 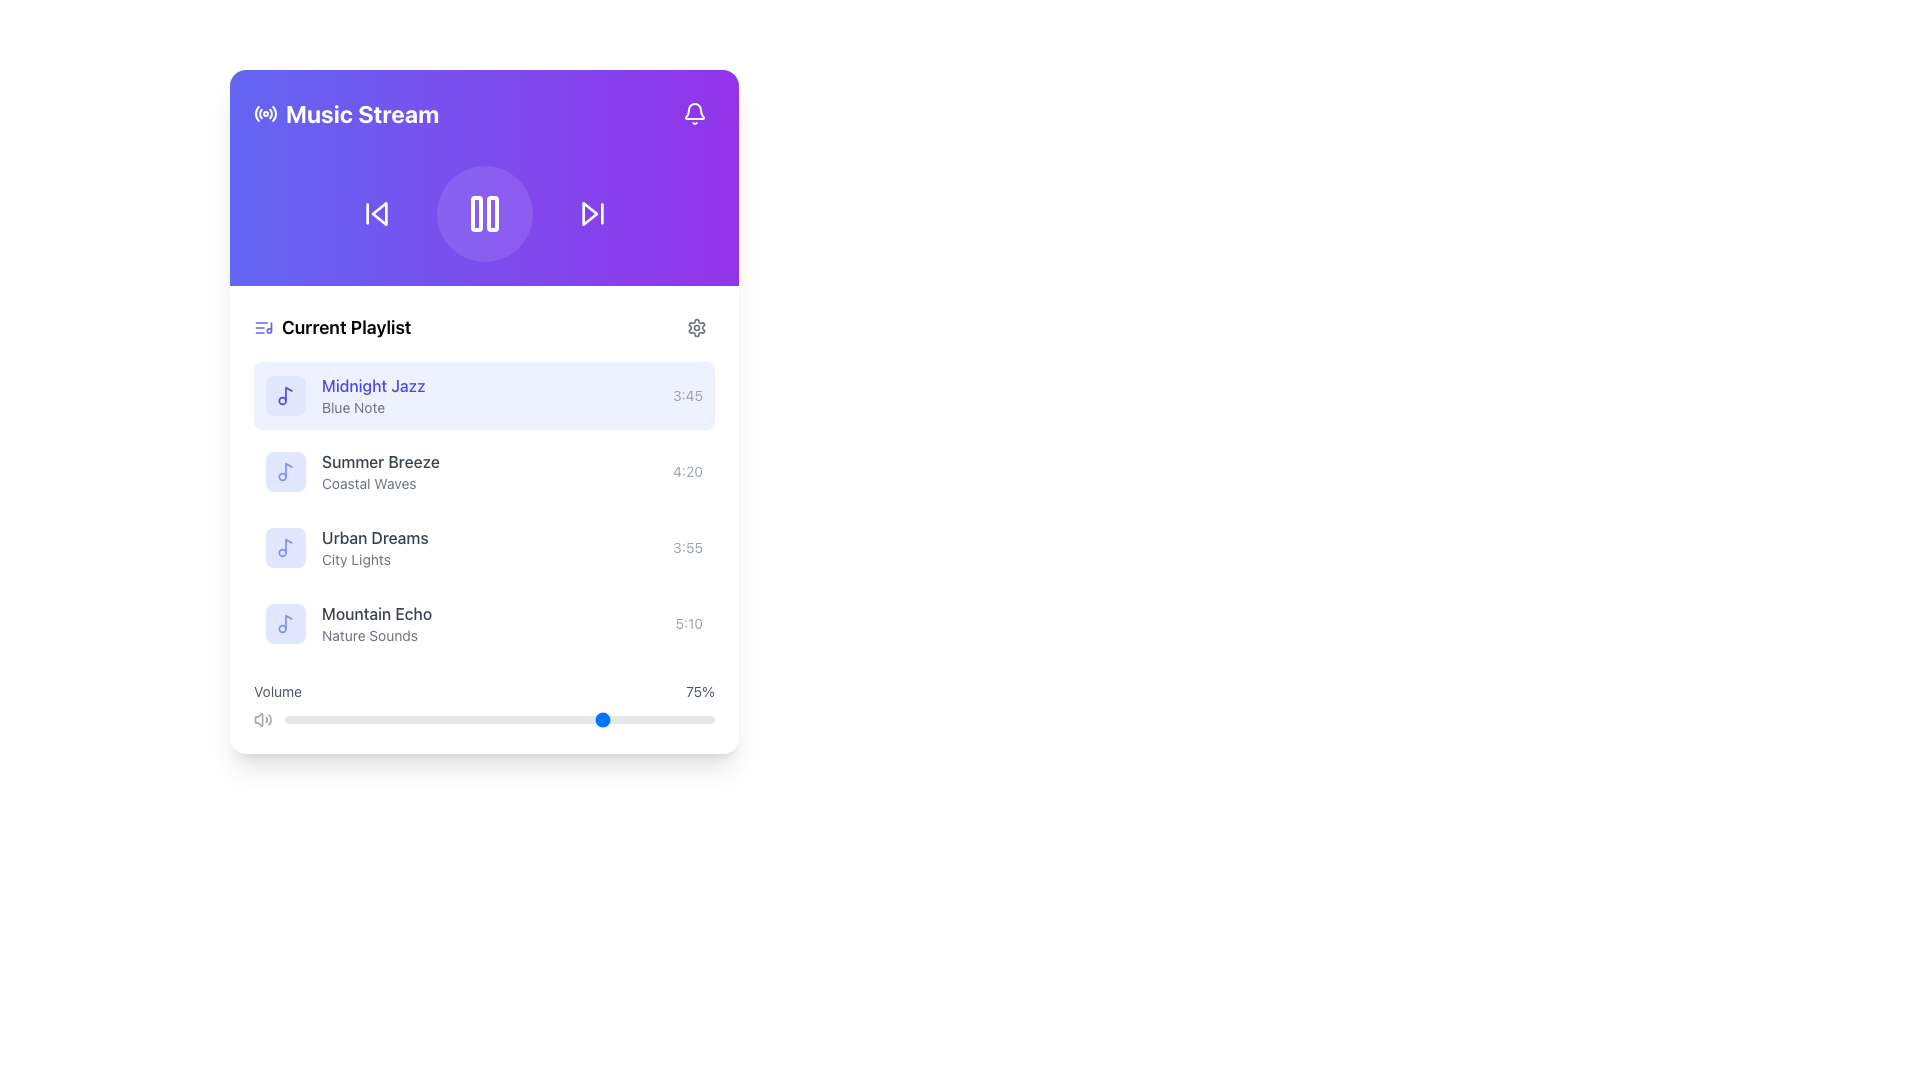 What do you see at coordinates (484, 690) in the screenshot?
I see `the label displaying 'Volume' and '75%' located at the bottom of the 'Current Playlist' section, just above the volume slider` at bounding box center [484, 690].